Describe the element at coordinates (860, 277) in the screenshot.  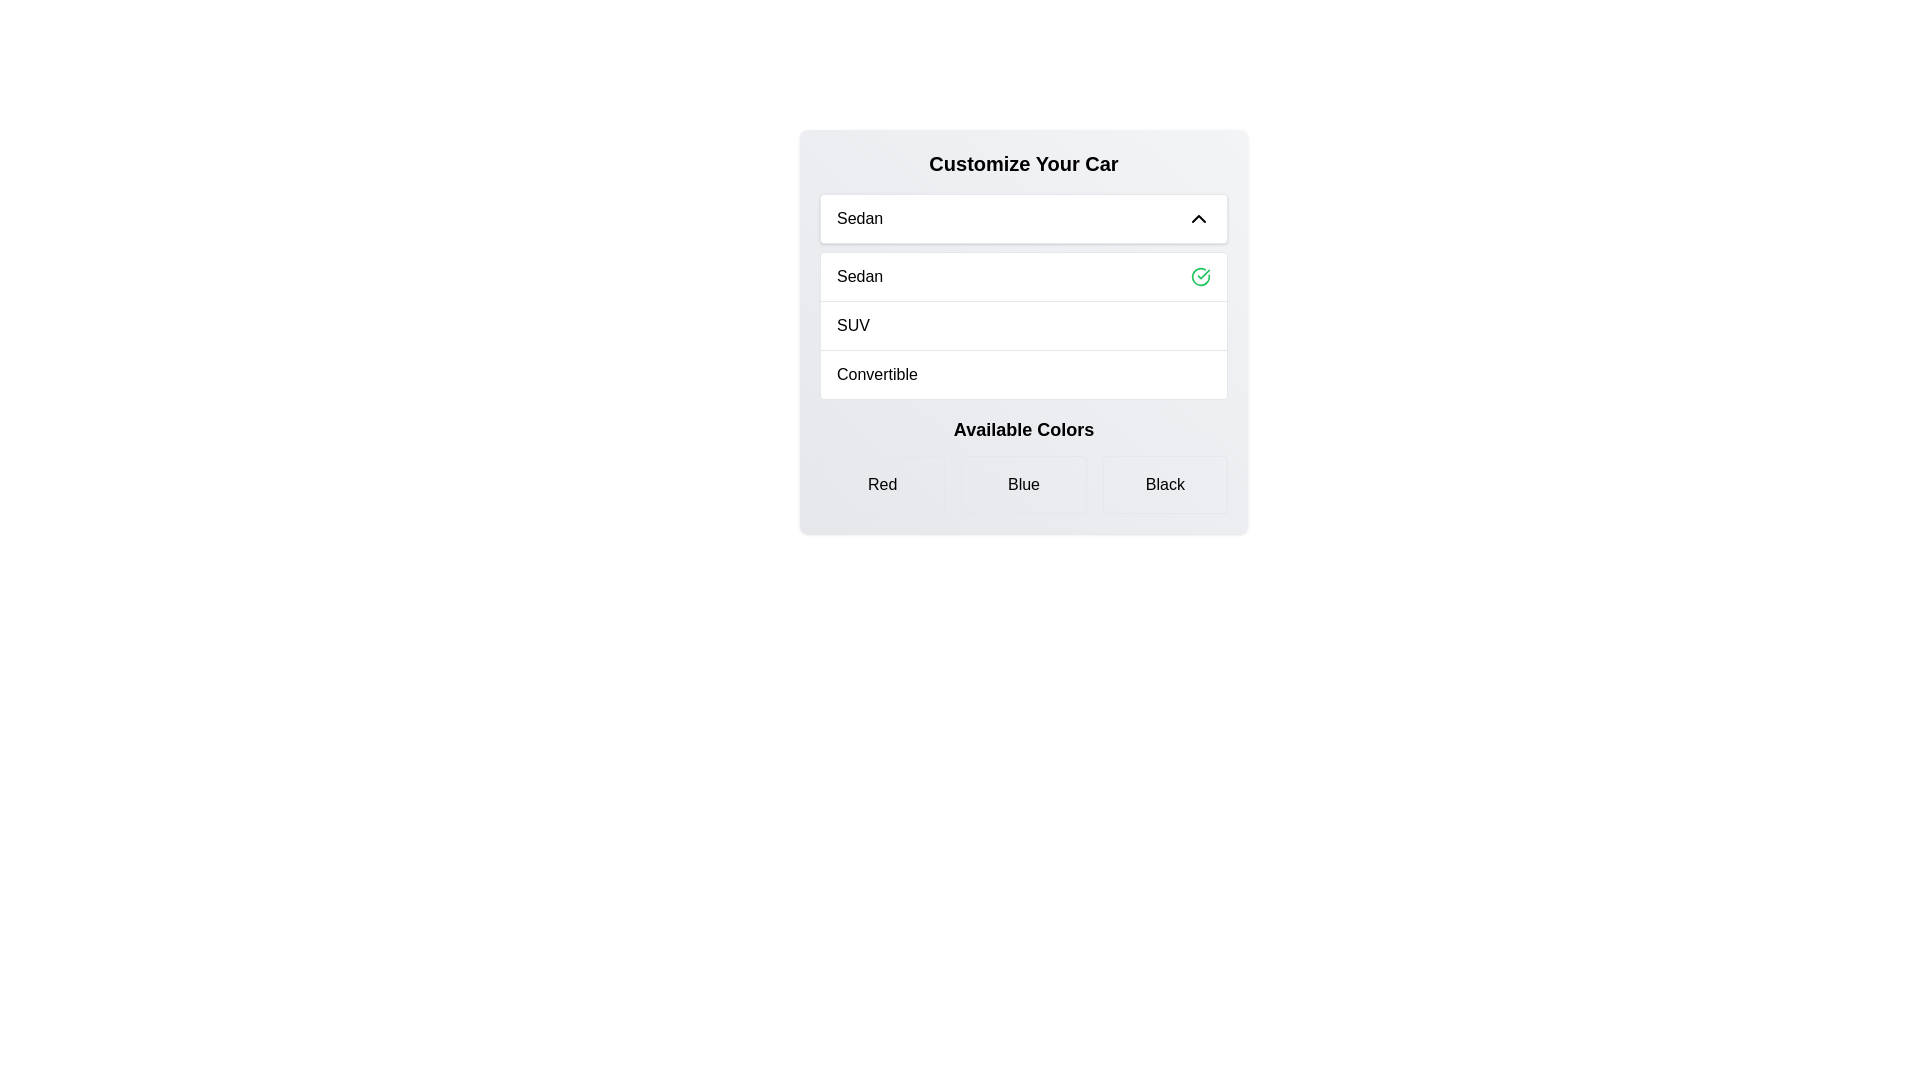
I see `the 'Sedan' text label within the dropdown menu` at that location.